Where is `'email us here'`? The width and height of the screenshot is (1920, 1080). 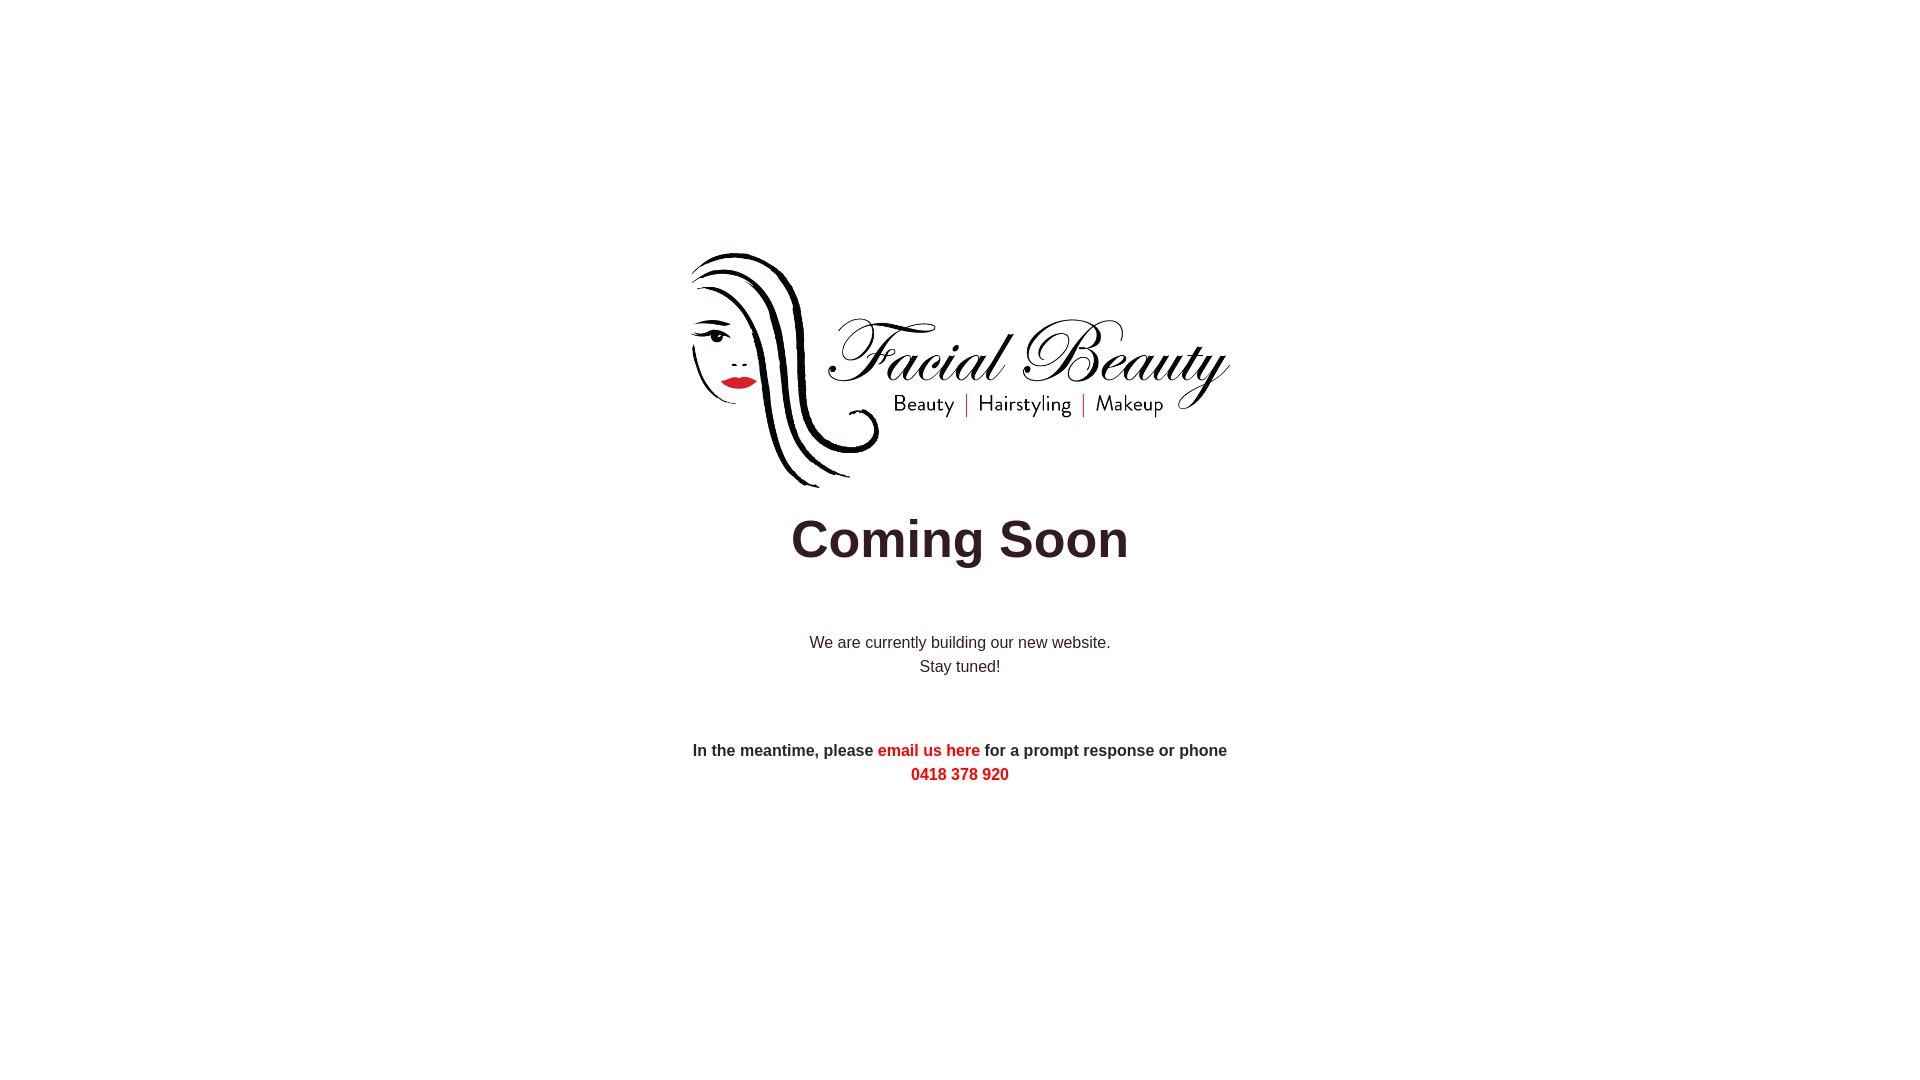 'email us here' is located at coordinates (928, 750).